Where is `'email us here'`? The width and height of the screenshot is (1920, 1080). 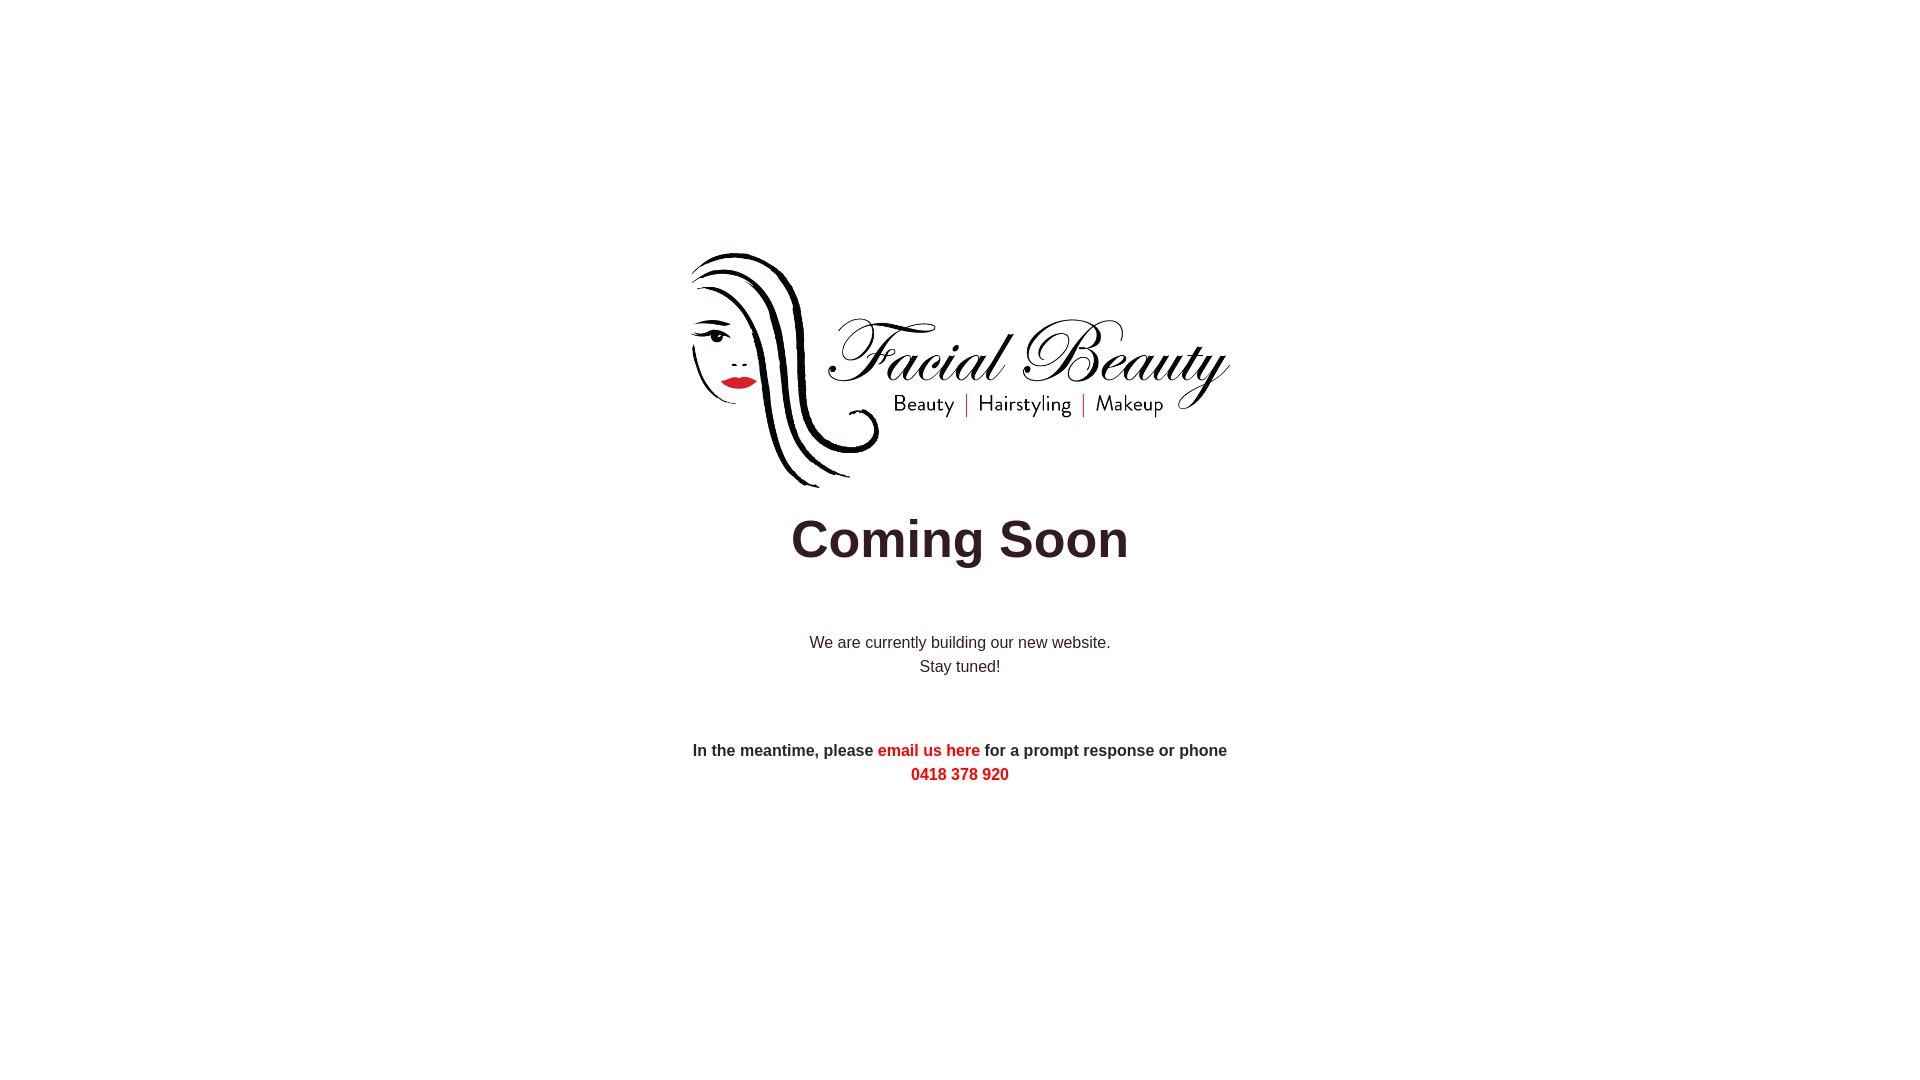 'email us here' is located at coordinates (928, 750).